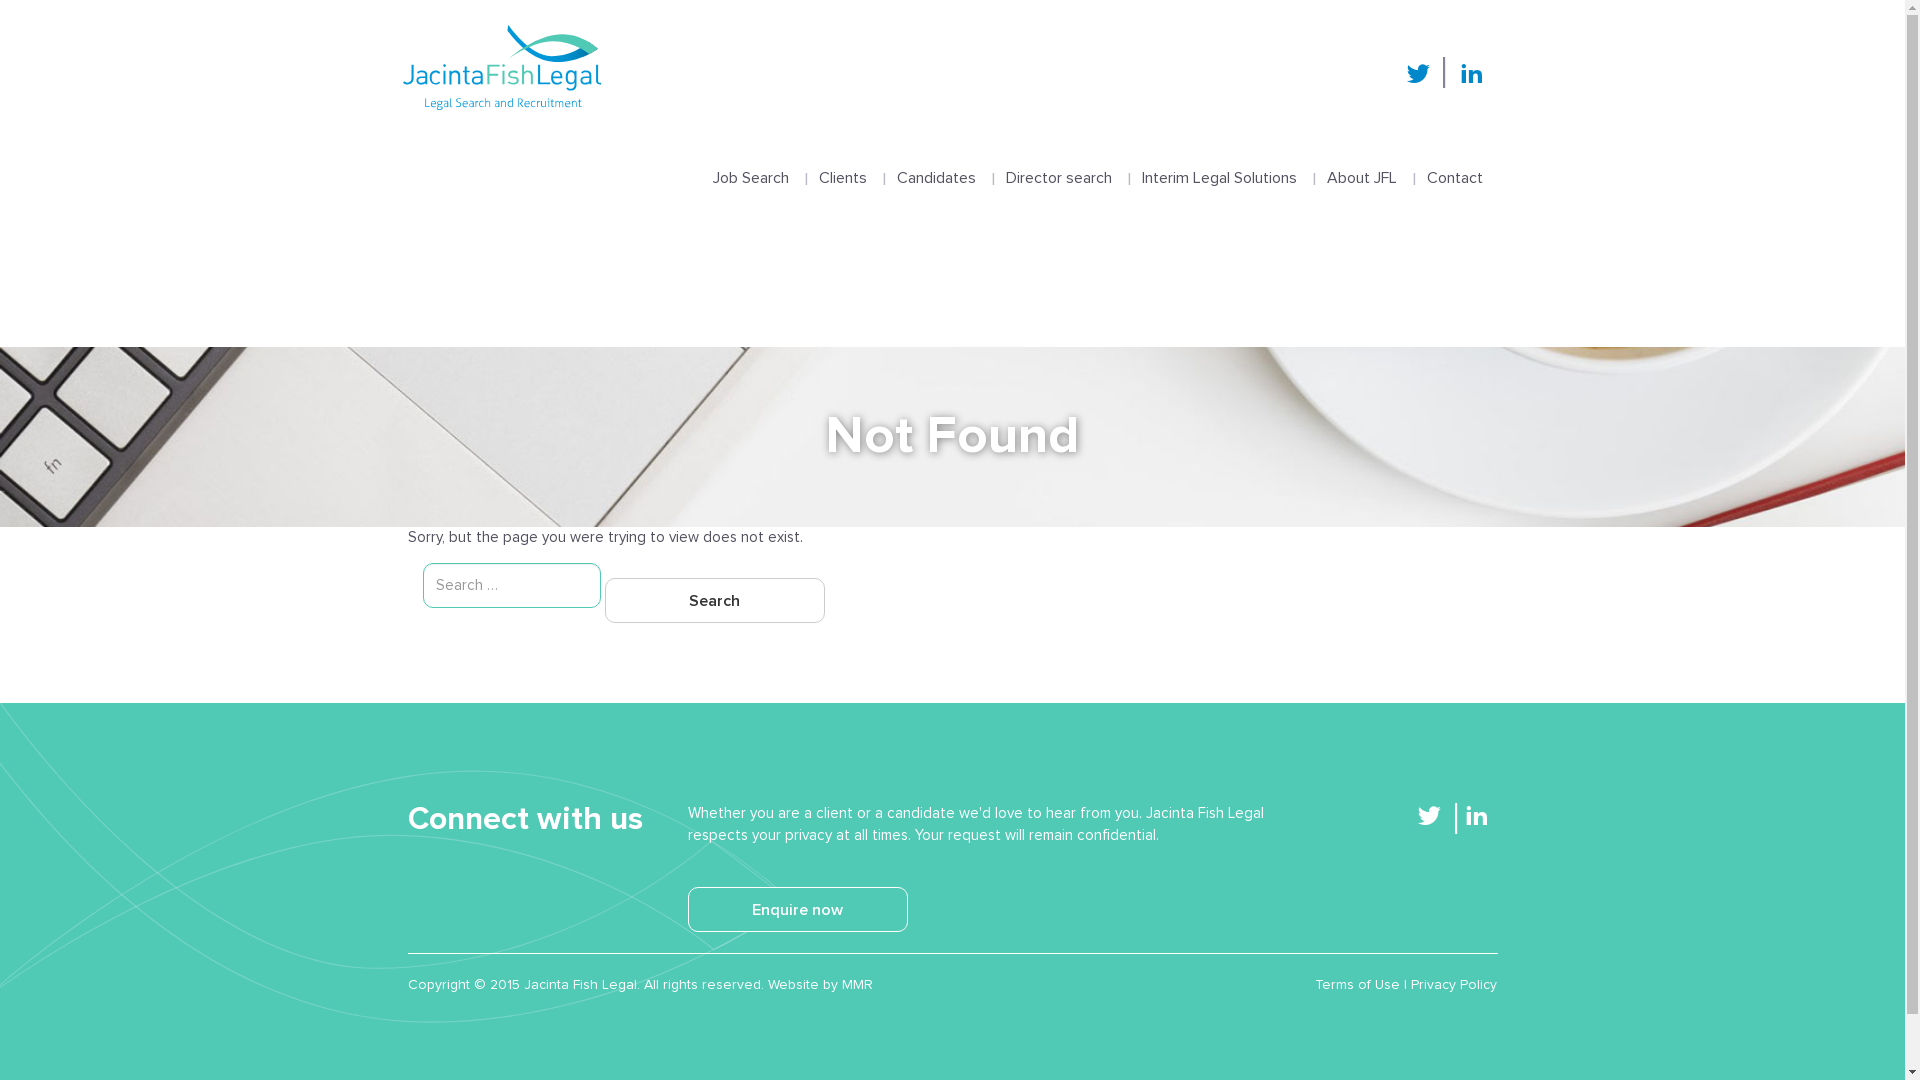  What do you see at coordinates (935, 157) in the screenshot?
I see `'Candidates'` at bounding box center [935, 157].